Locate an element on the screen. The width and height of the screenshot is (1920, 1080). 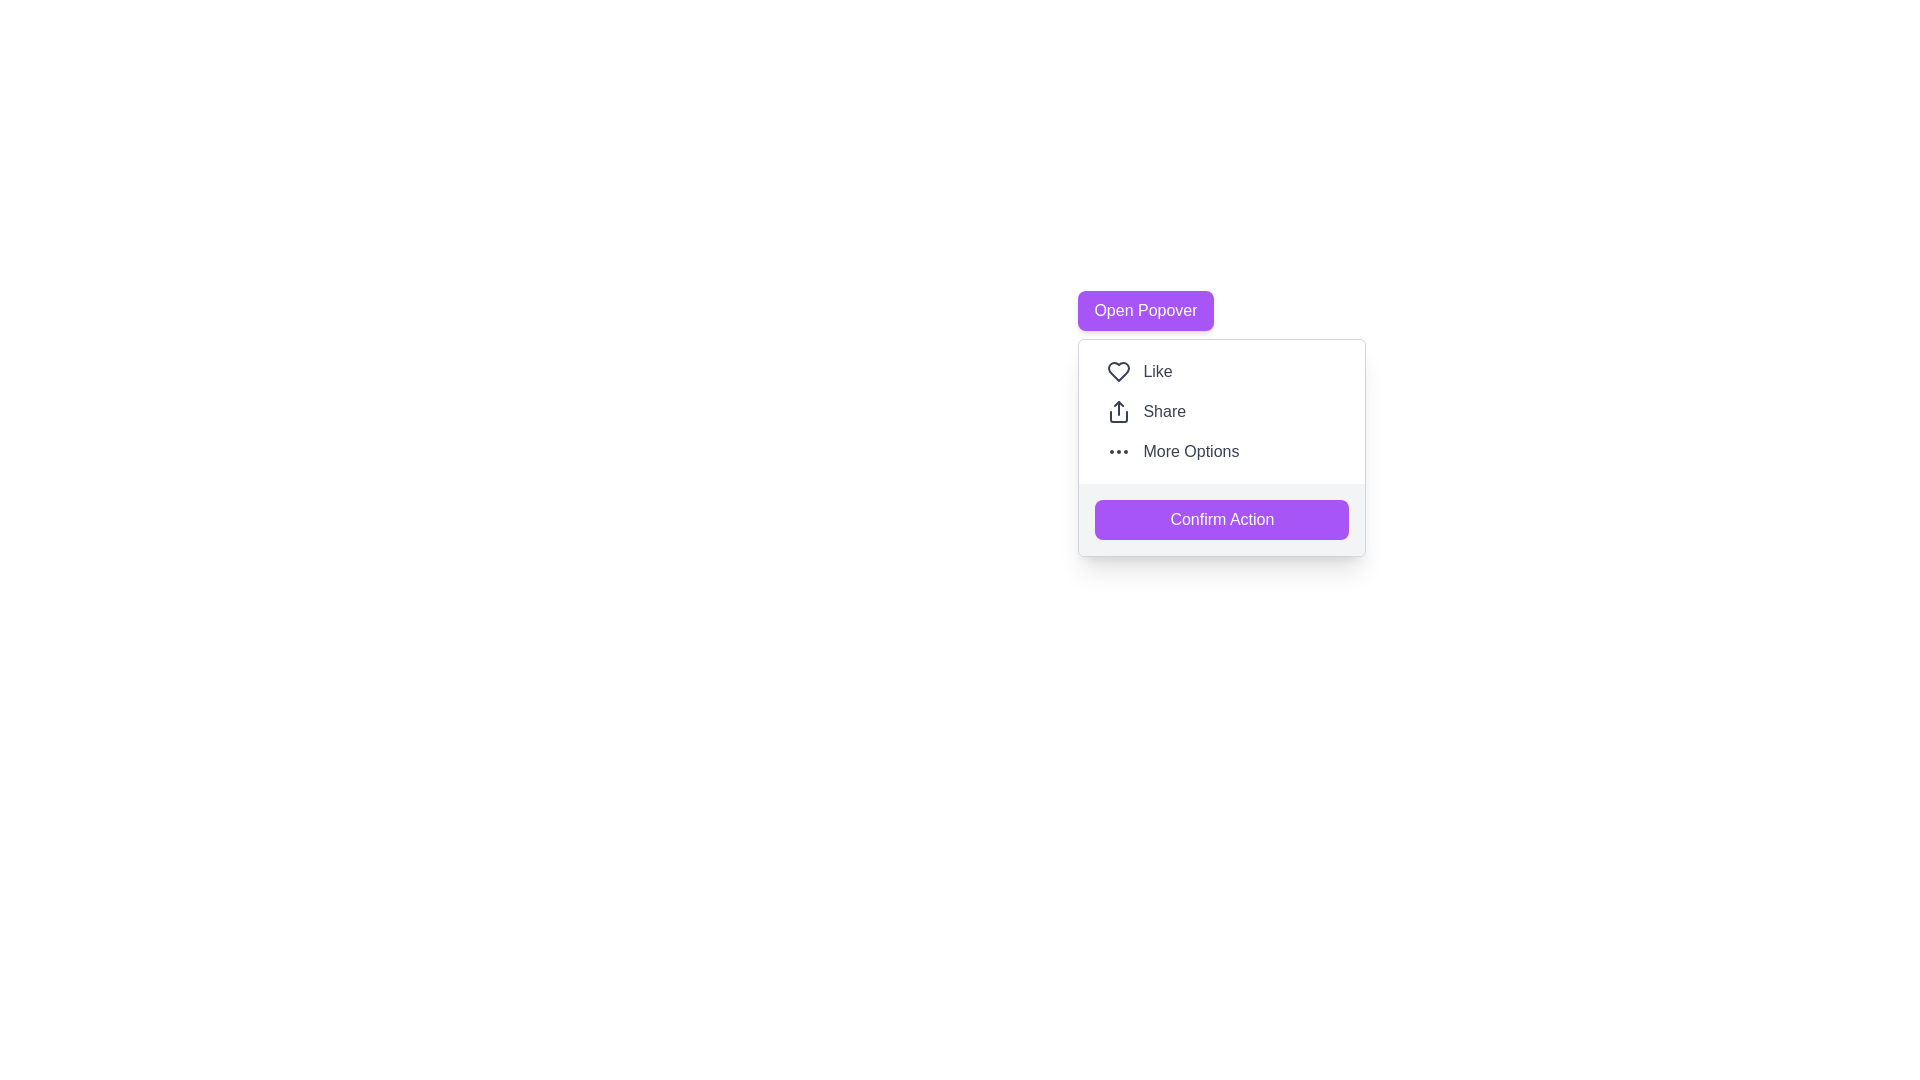
the heart-shaped icon with a hollow center and thick outline, which is the first icon in the vertically aligned button group containing the 'Like' text is located at coordinates (1118, 371).